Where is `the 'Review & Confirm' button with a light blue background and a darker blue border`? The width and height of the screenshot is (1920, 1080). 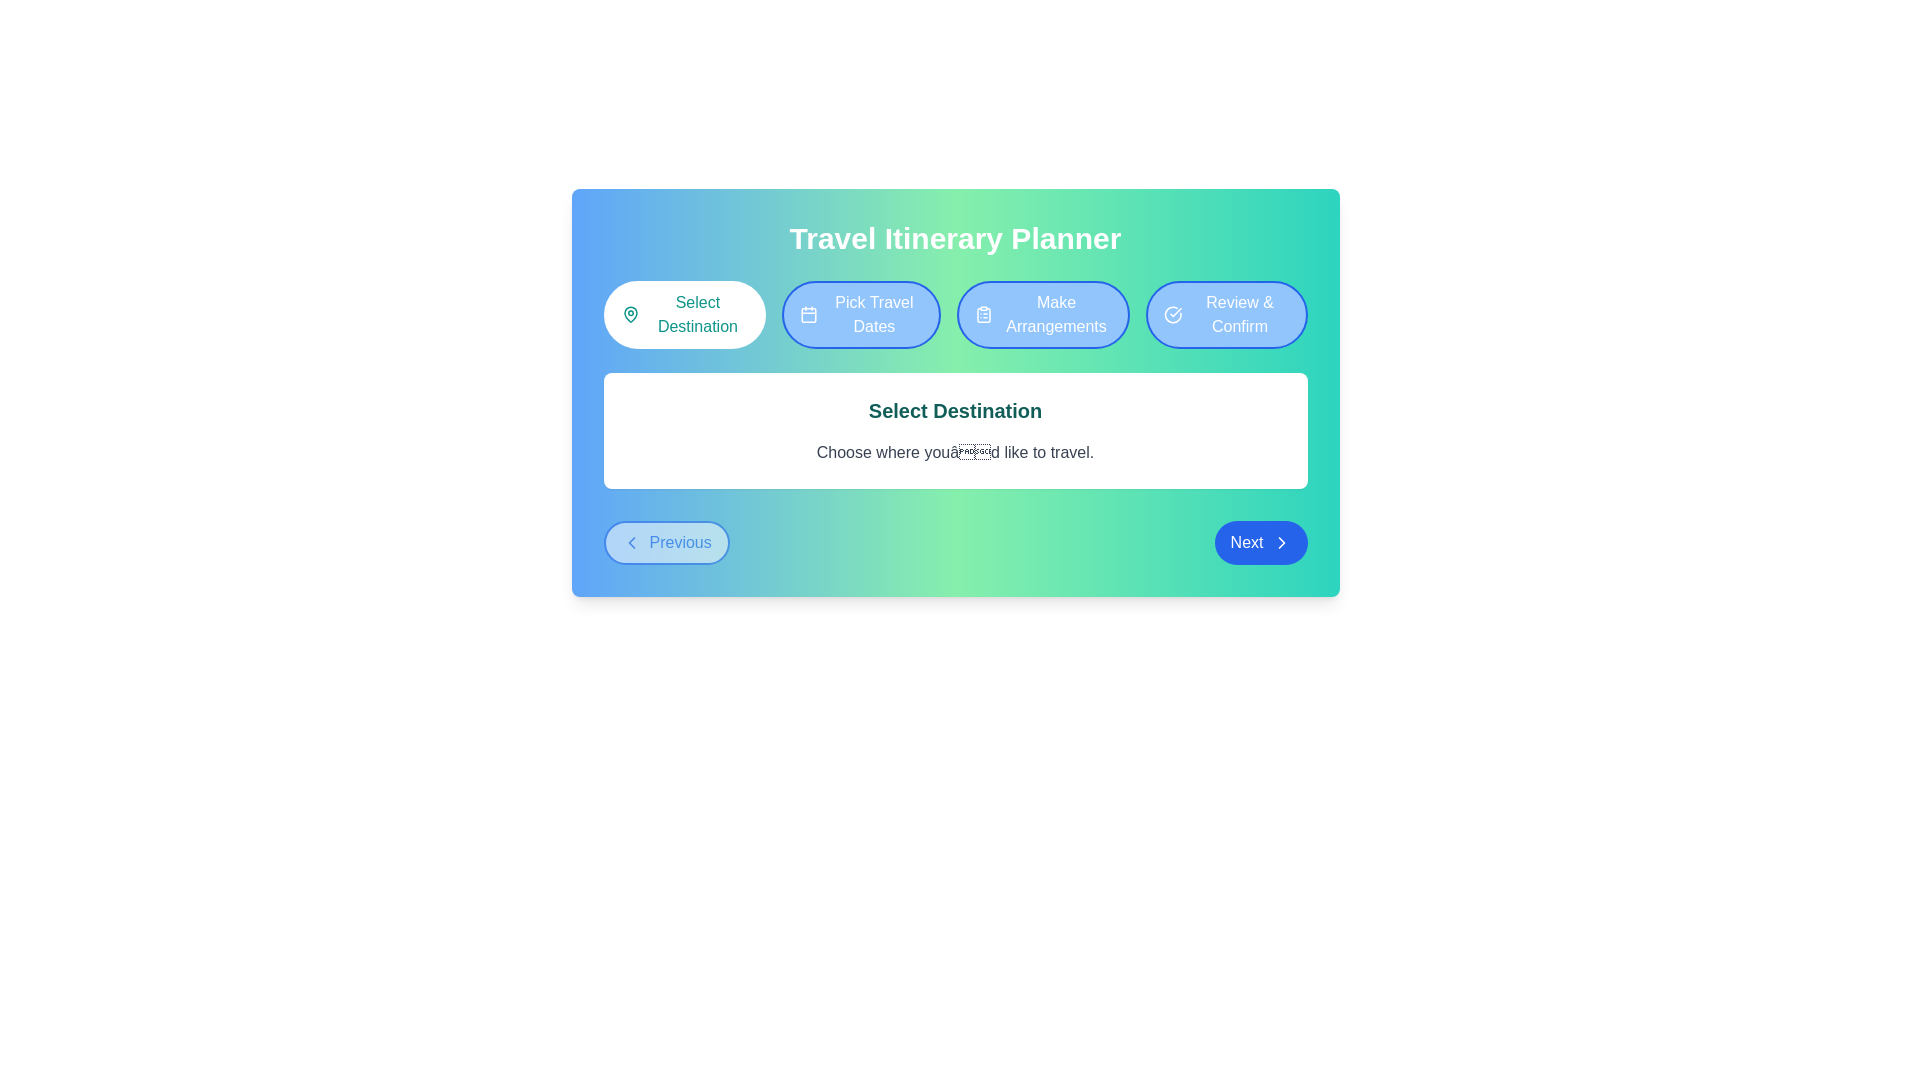
the 'Review & Confirm' button with a light blue background and a darker blue border is located at coordinates (1225, 315).